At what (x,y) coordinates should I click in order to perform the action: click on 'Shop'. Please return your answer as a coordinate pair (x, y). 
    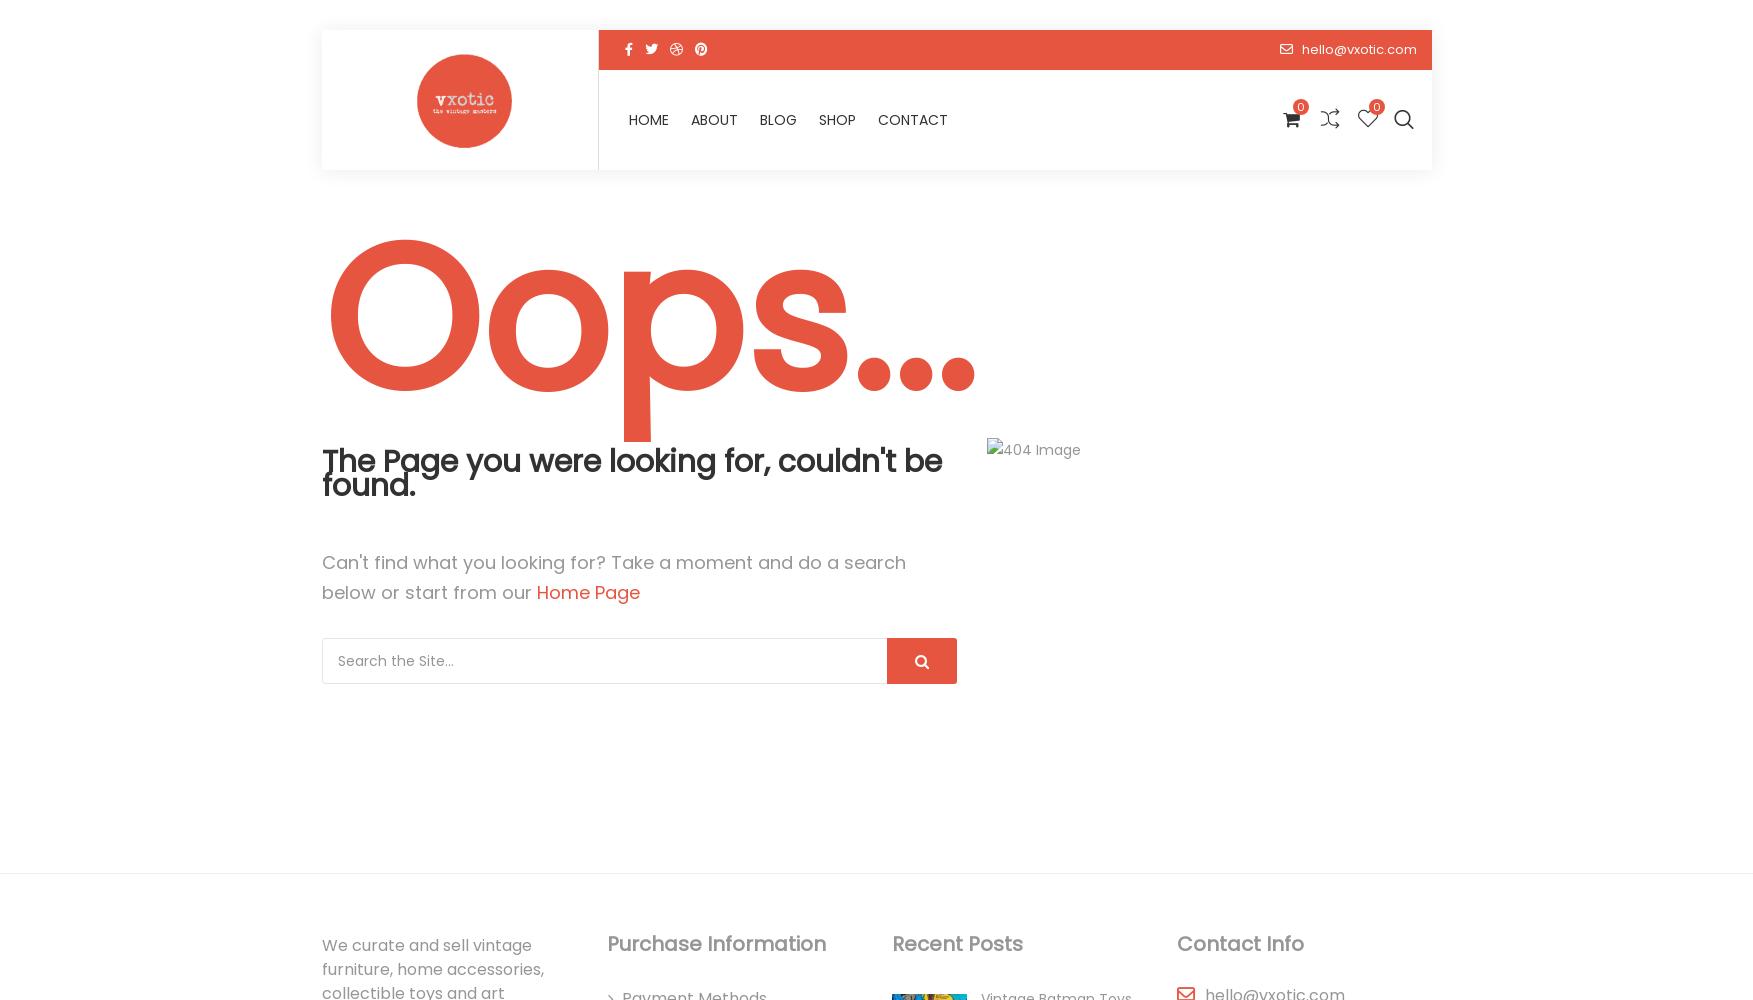
    Looking at the image, I should click on (1225, 123).